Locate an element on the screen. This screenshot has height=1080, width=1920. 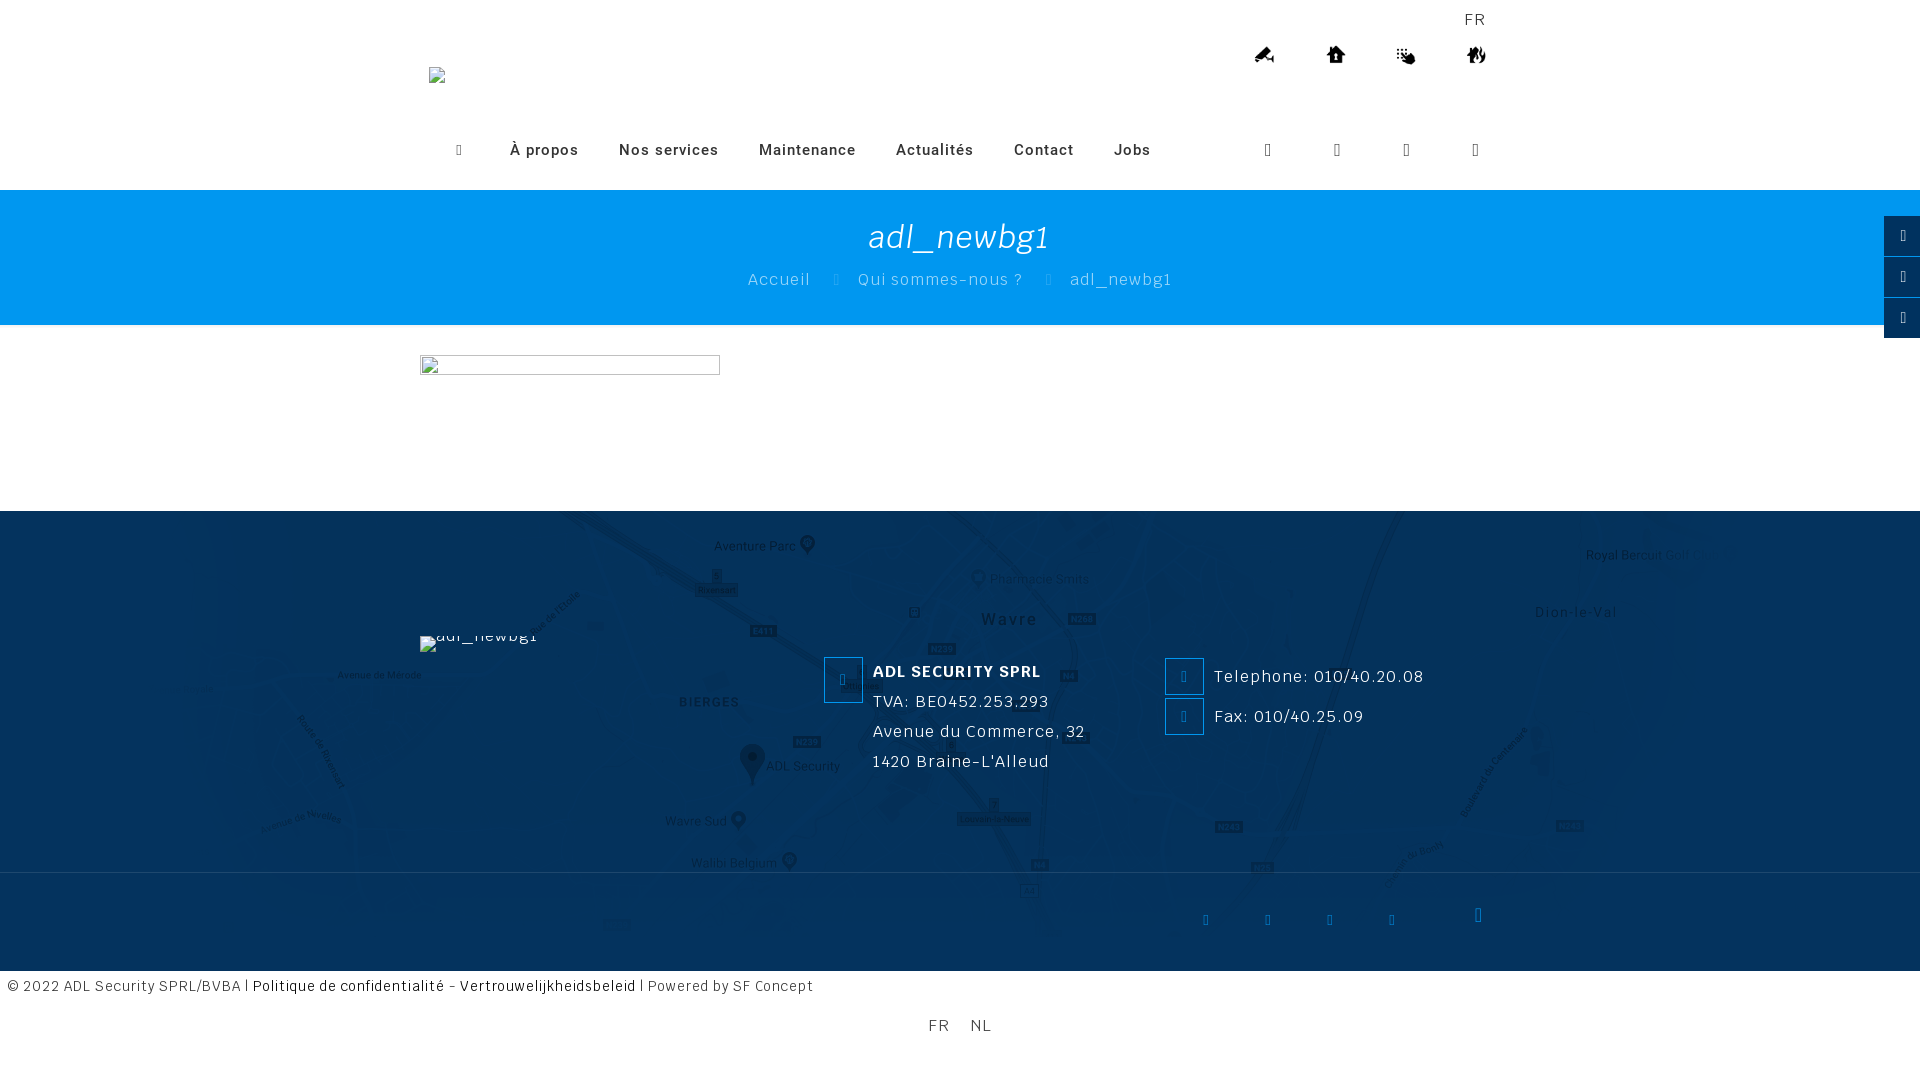
'Twitter' is located at coordinates (1281, 926).